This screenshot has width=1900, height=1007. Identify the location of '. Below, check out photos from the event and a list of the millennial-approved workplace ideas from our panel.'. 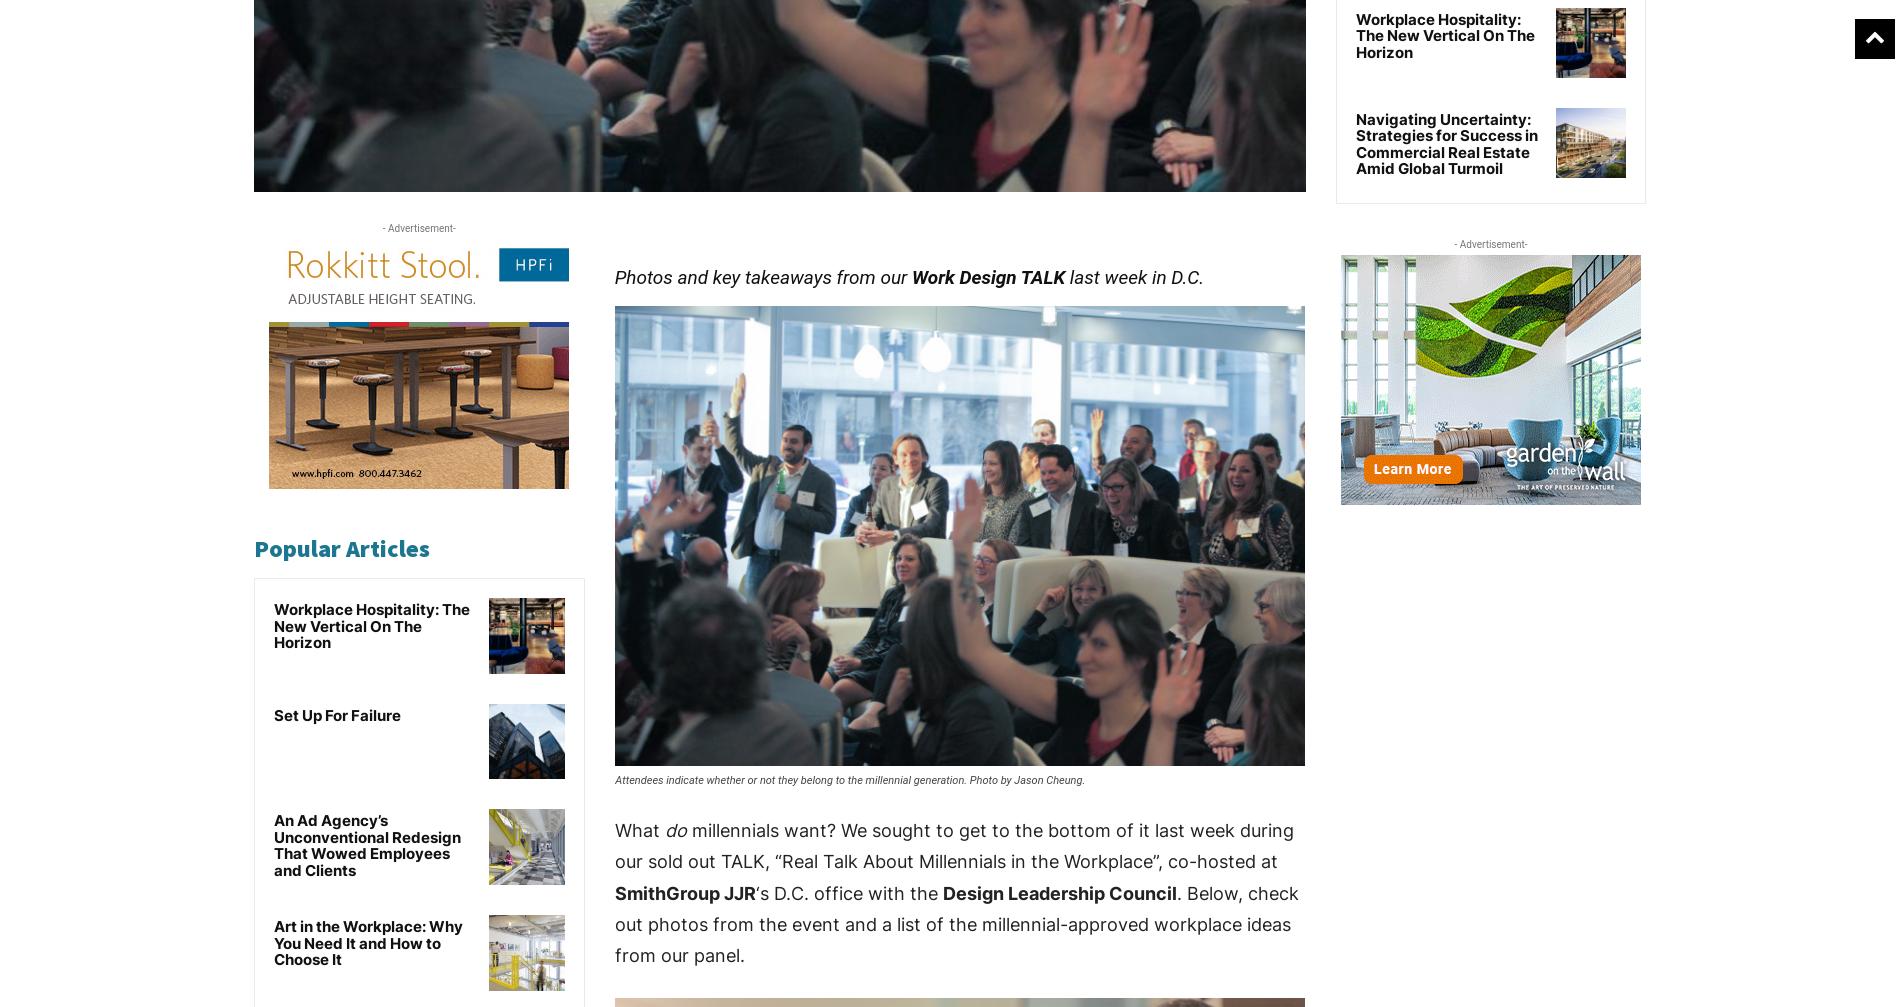
(956, 923).